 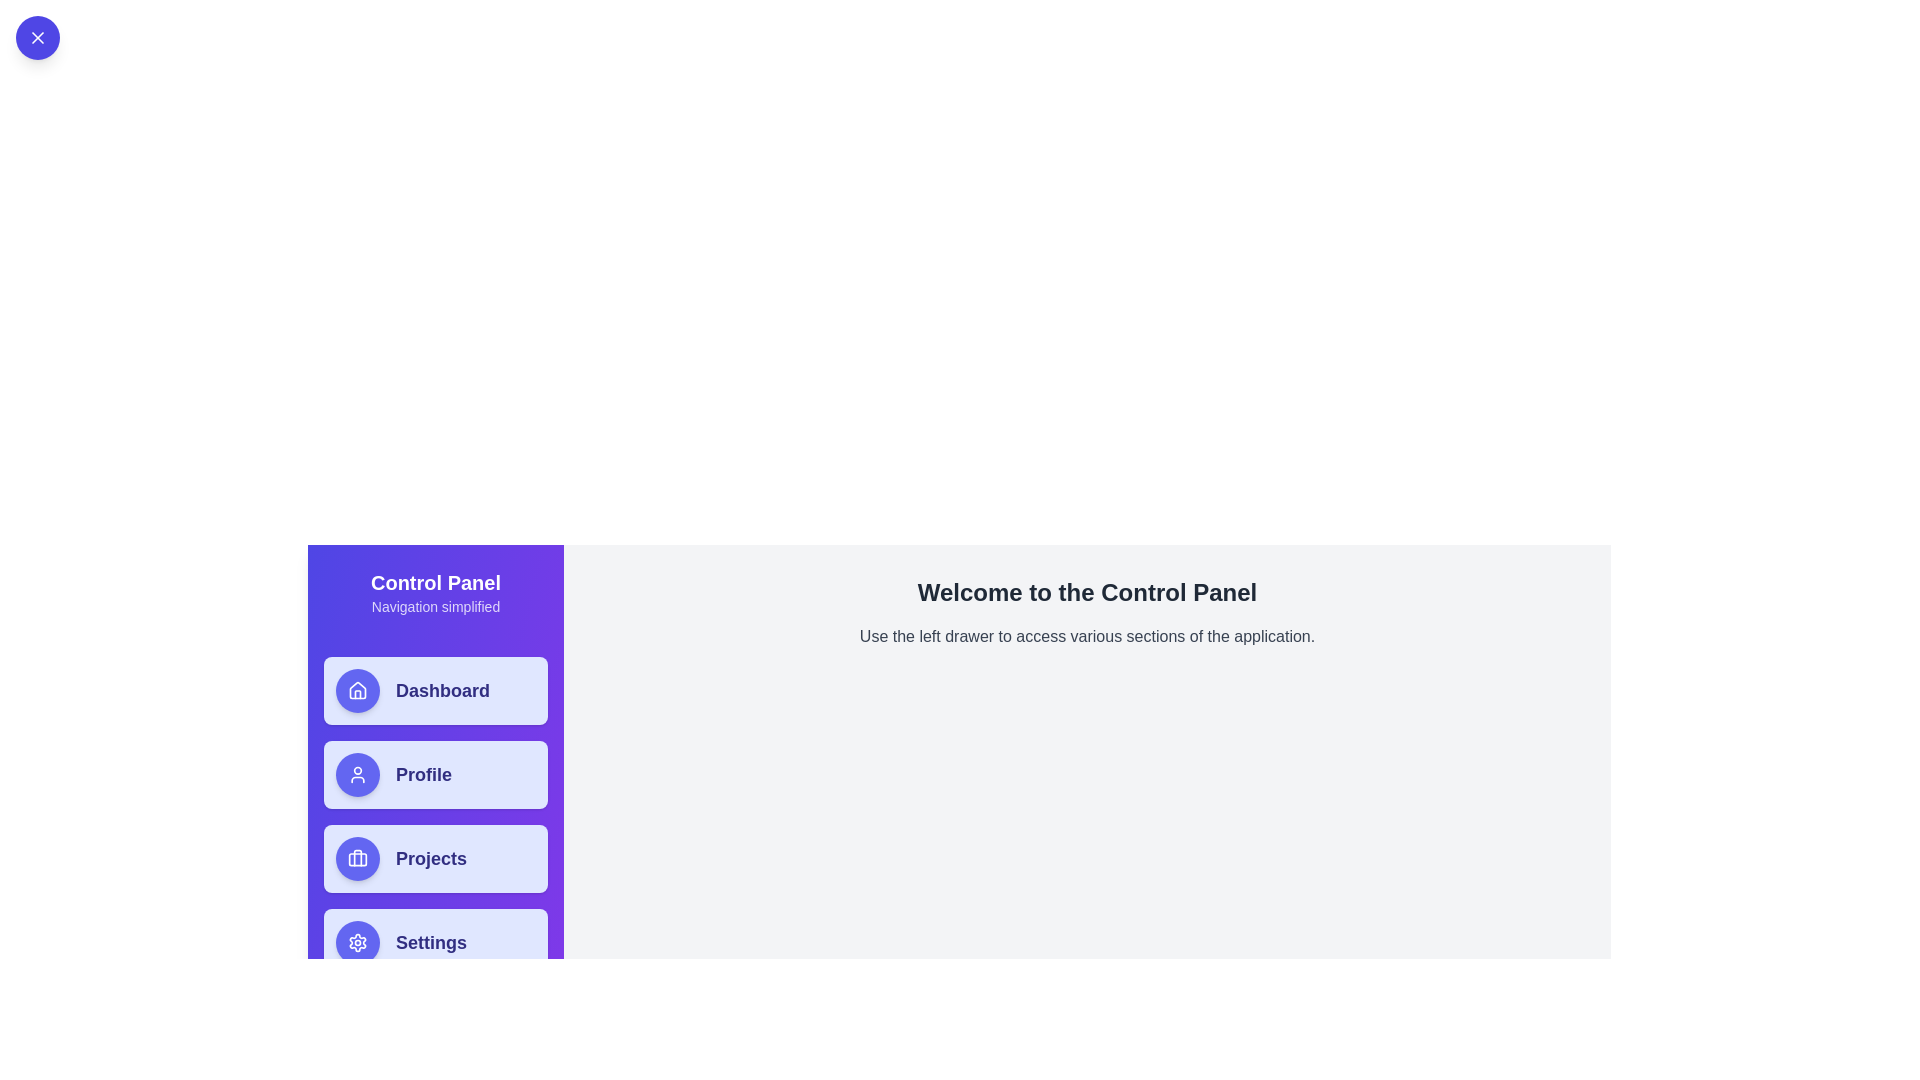 What do you see at coordinates (435, 774) in the screenshot?
I see `the drawer element labeled Profile to observe its hover effect` at bounding box center [435, 774].